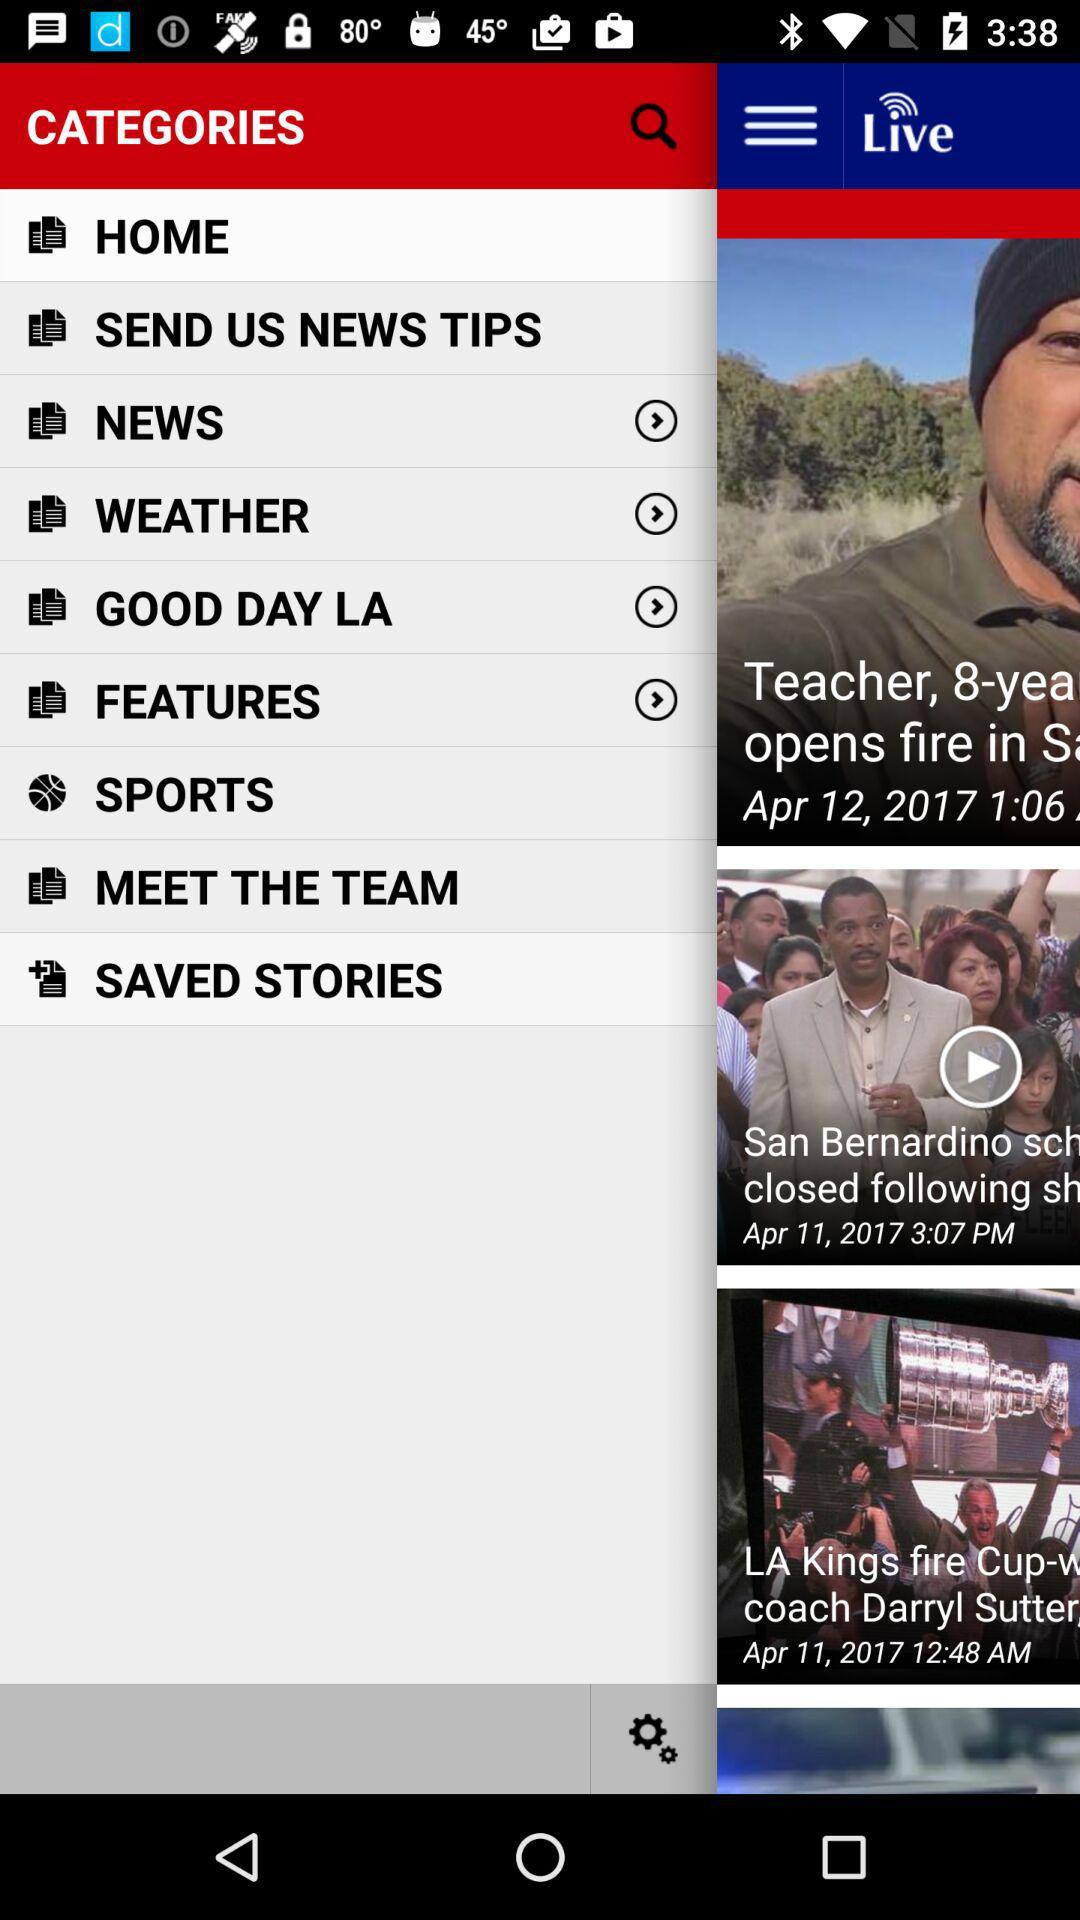 This screenshot has height=1920, width=1080. Describe the element at coordinates (160, 235) in the screenshot. I see `the item above the send us news icon` at that location.